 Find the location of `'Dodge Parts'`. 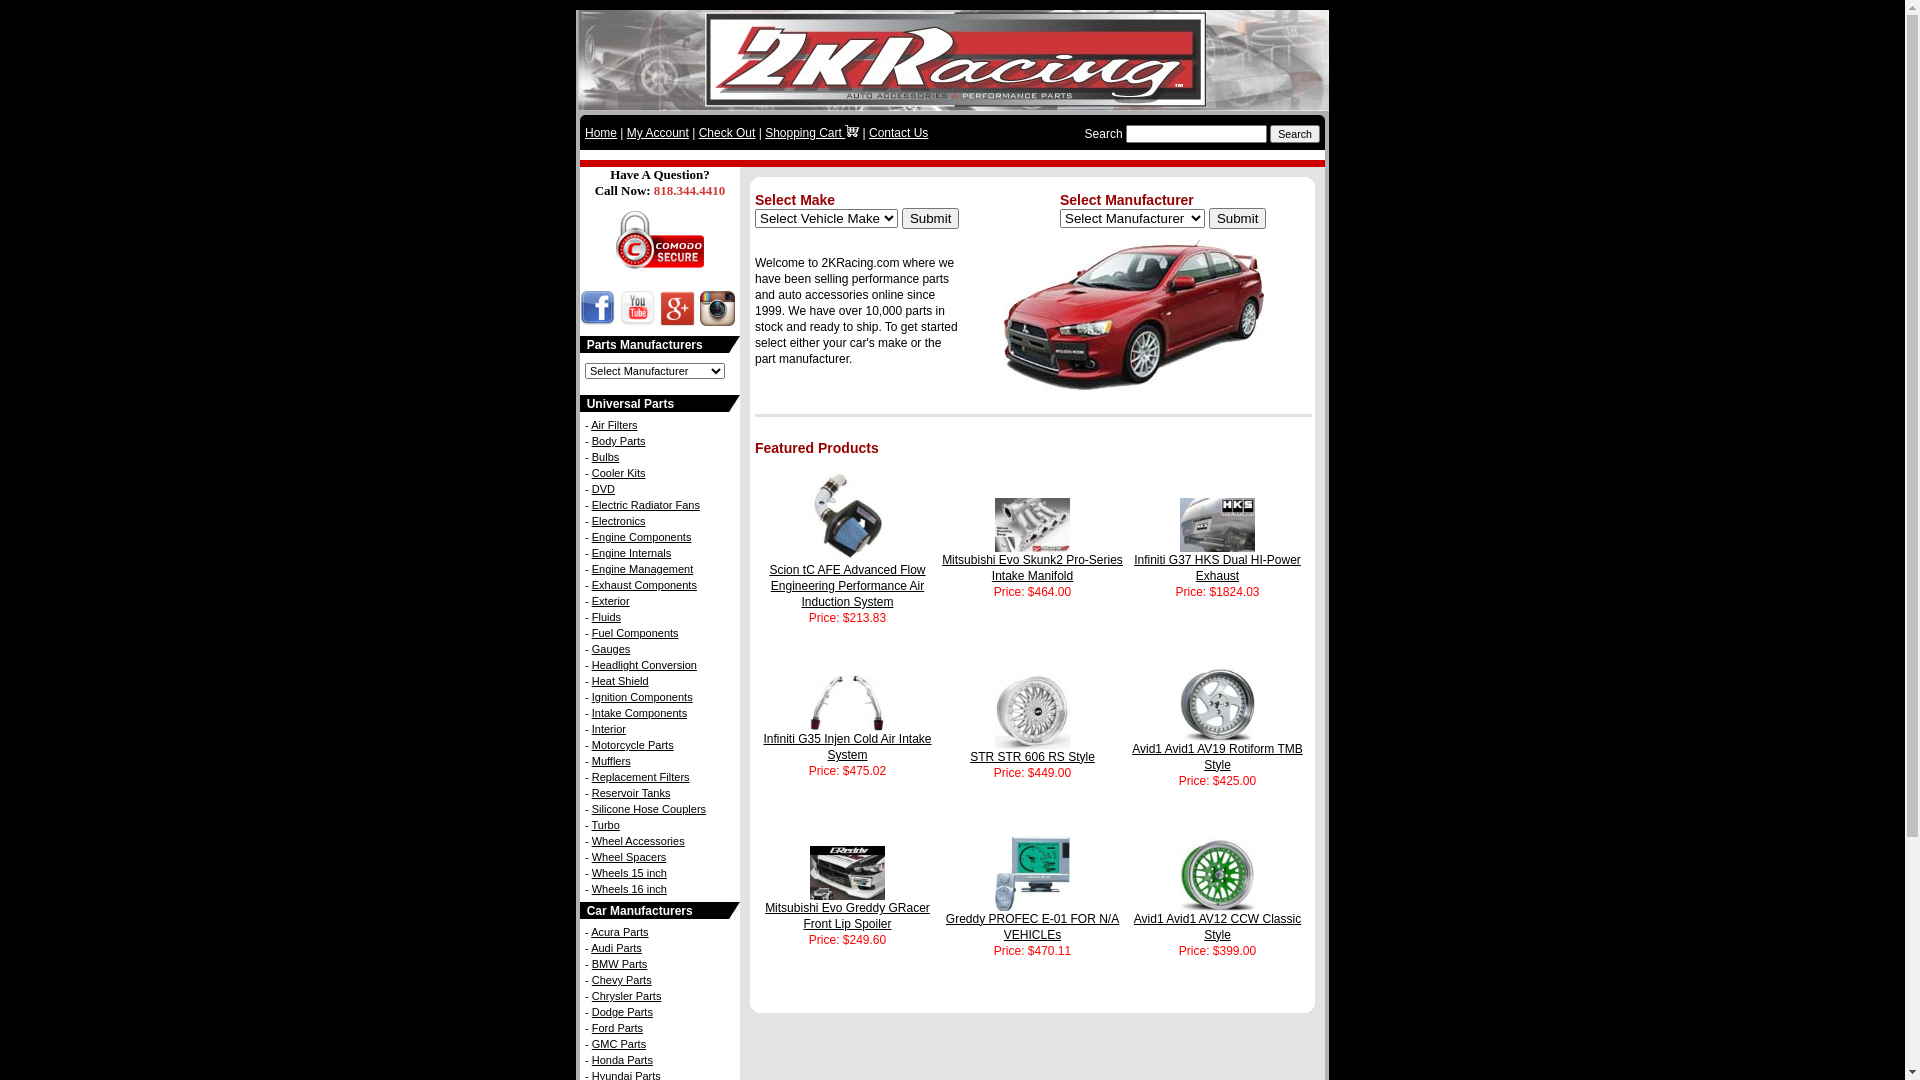

'Dodge Parts' is located at coordinates (621, 1011).